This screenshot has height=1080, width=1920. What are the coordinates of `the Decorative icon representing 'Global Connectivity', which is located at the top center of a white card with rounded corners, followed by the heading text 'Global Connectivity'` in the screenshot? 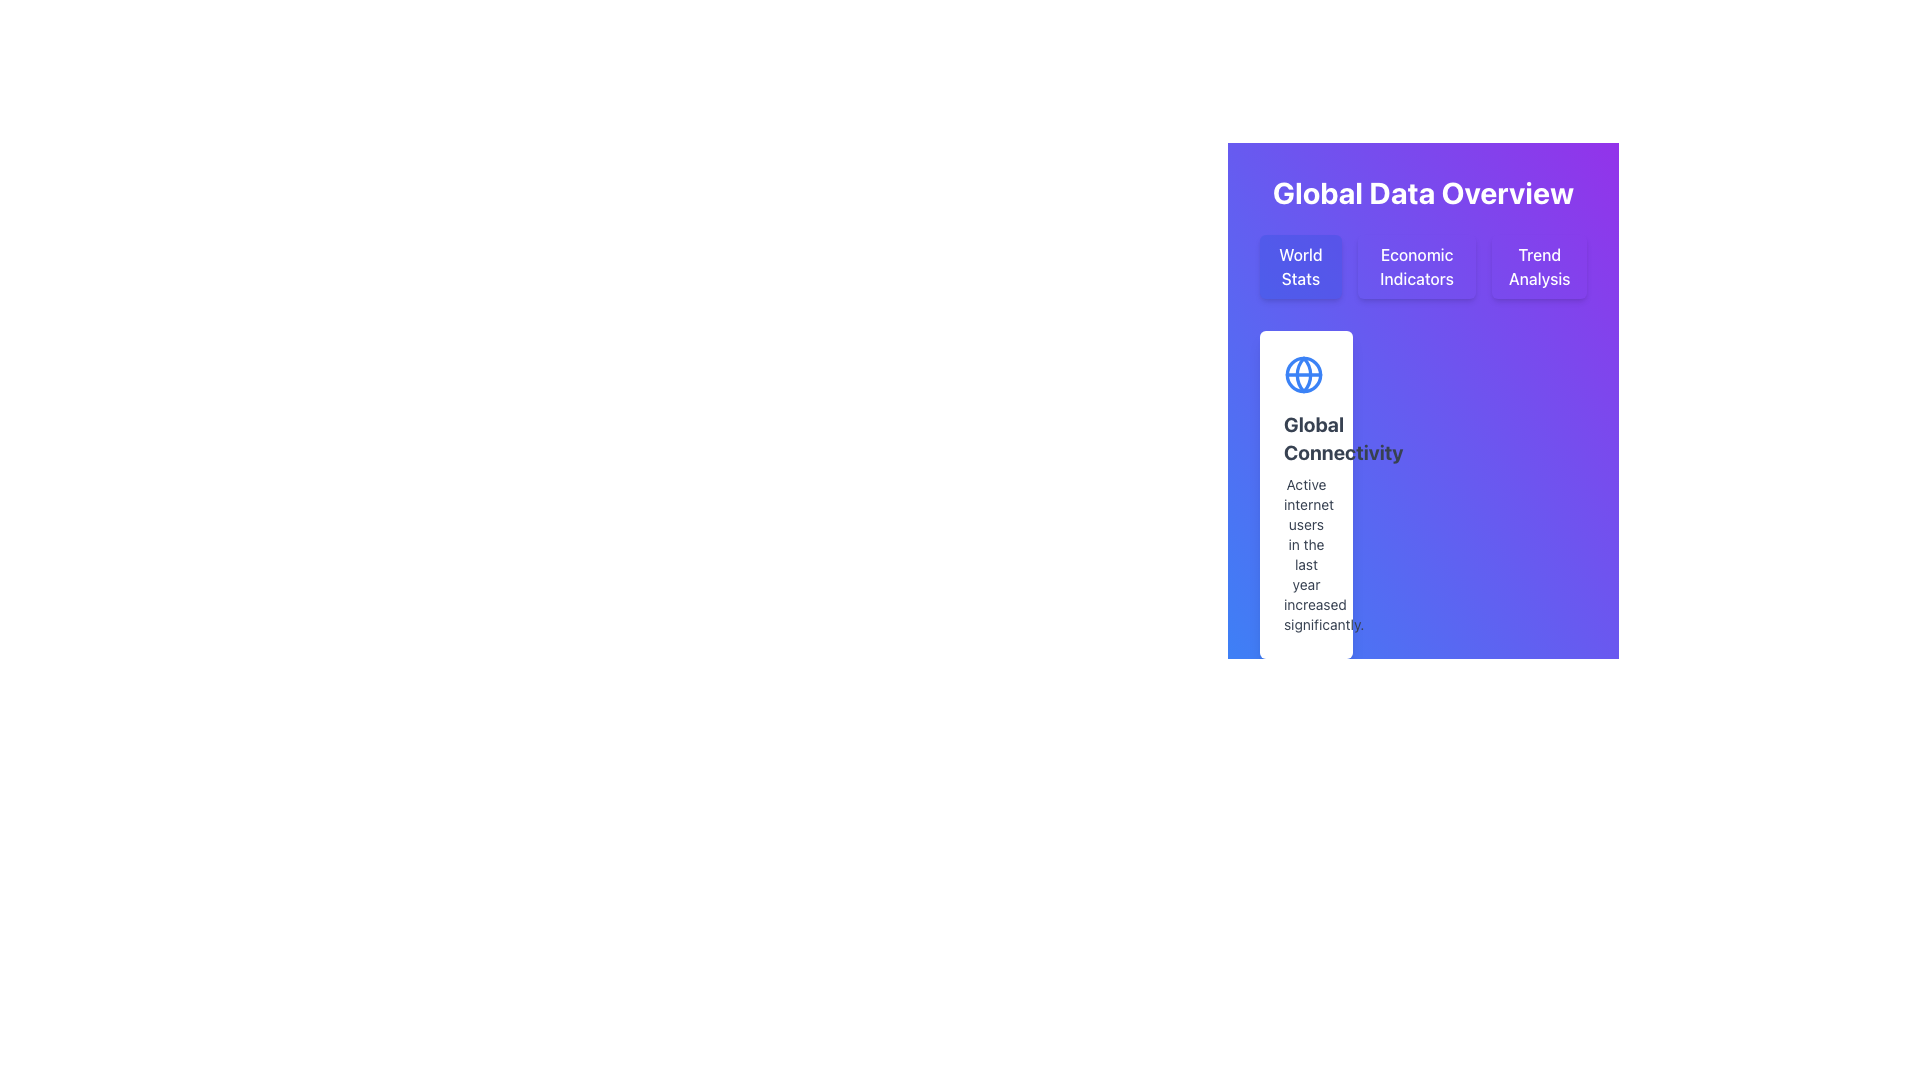 It's located at (1304, 374).